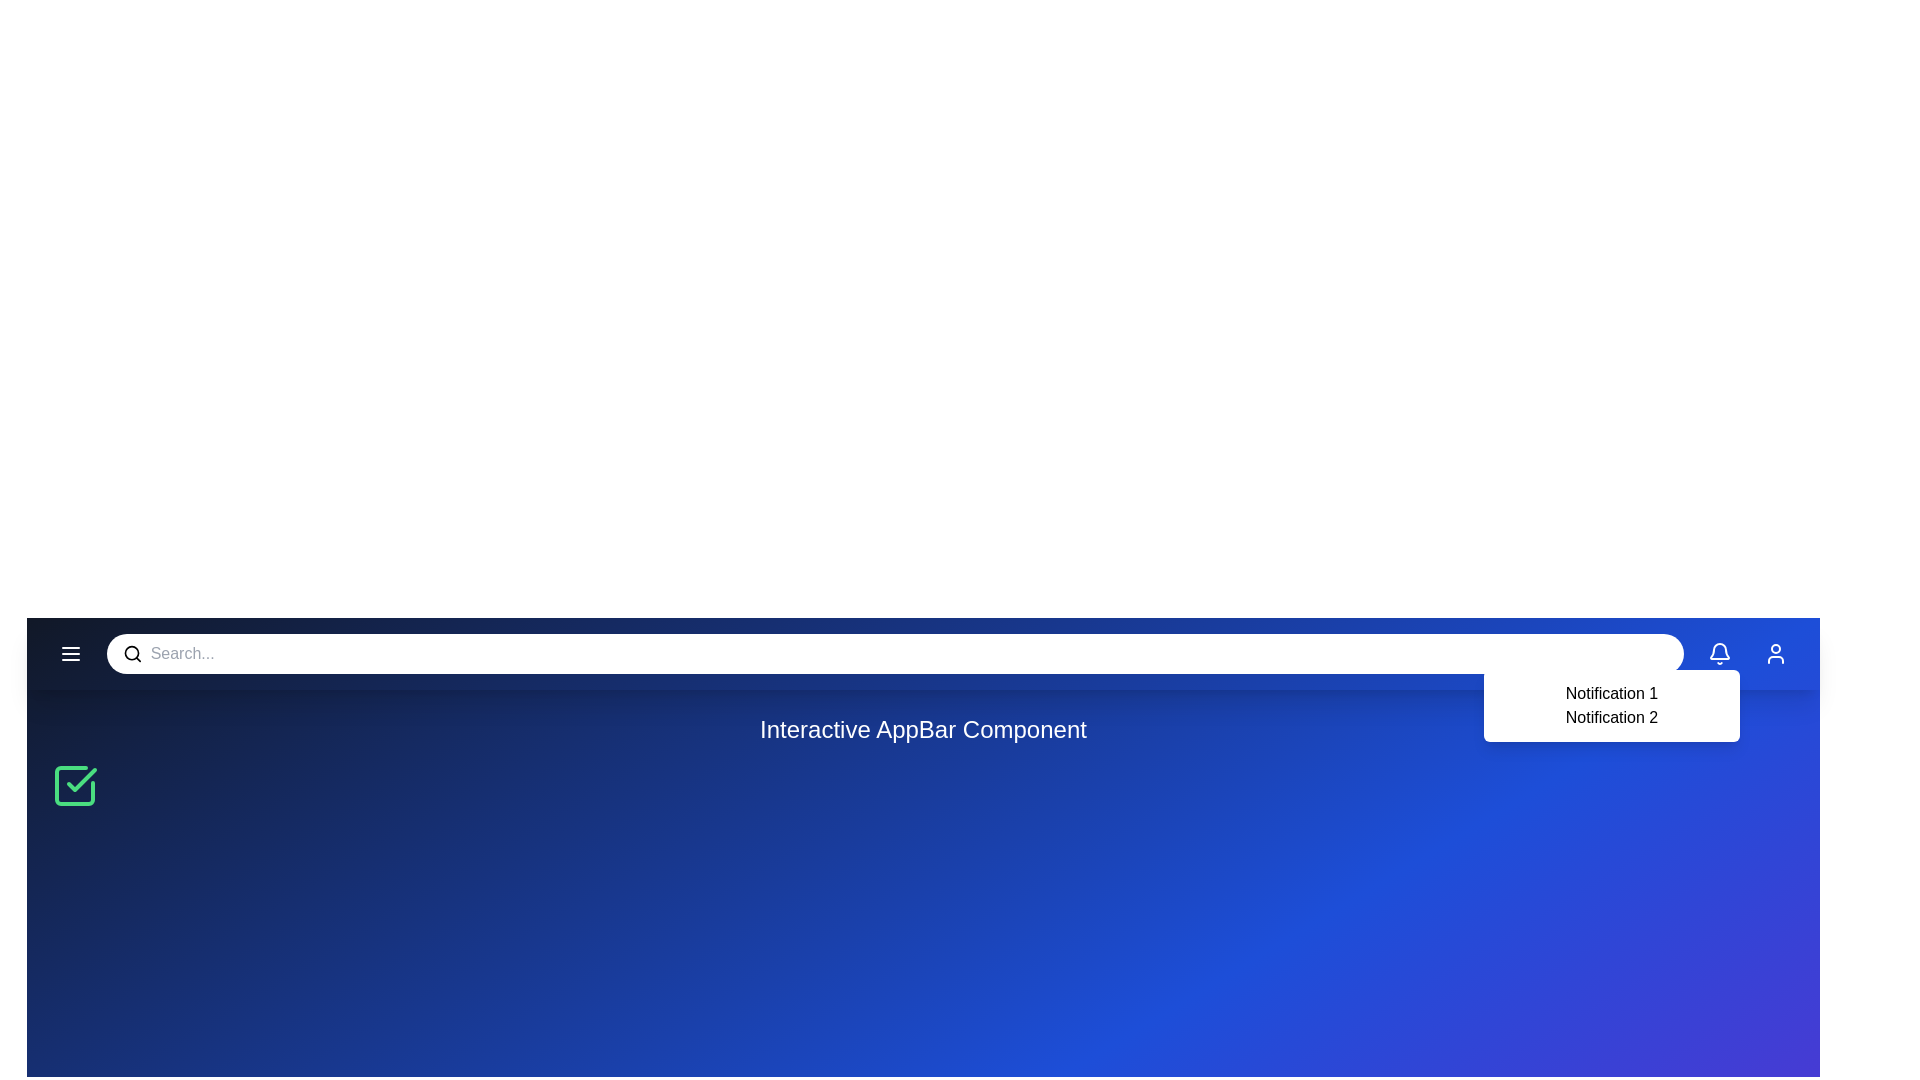 The width and height of the screenshot is (1920, 1080). Describe the element at coordinates (75, 785) in the screenshot. I see `the checkbox to inspect its state` at that location.